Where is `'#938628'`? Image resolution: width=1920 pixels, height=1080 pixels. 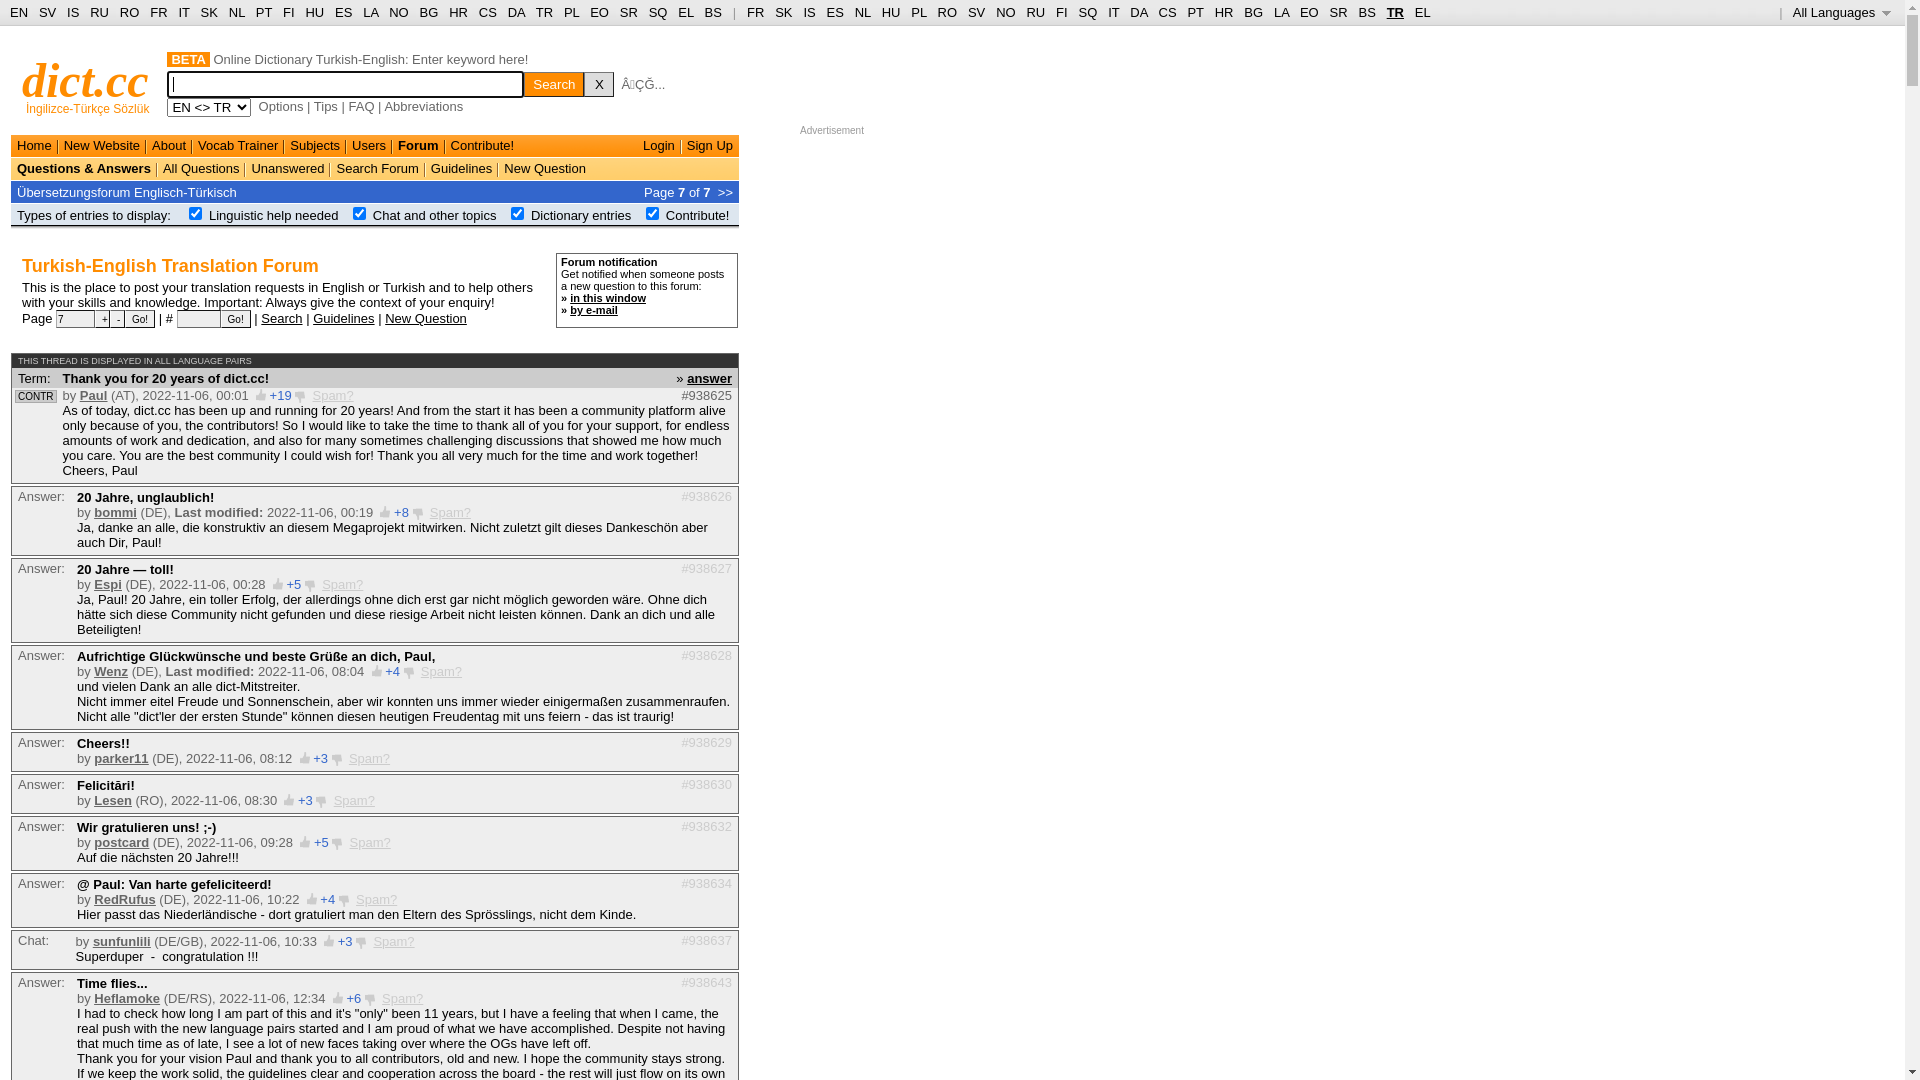
'#938628' is located at coordinates (681, 655).